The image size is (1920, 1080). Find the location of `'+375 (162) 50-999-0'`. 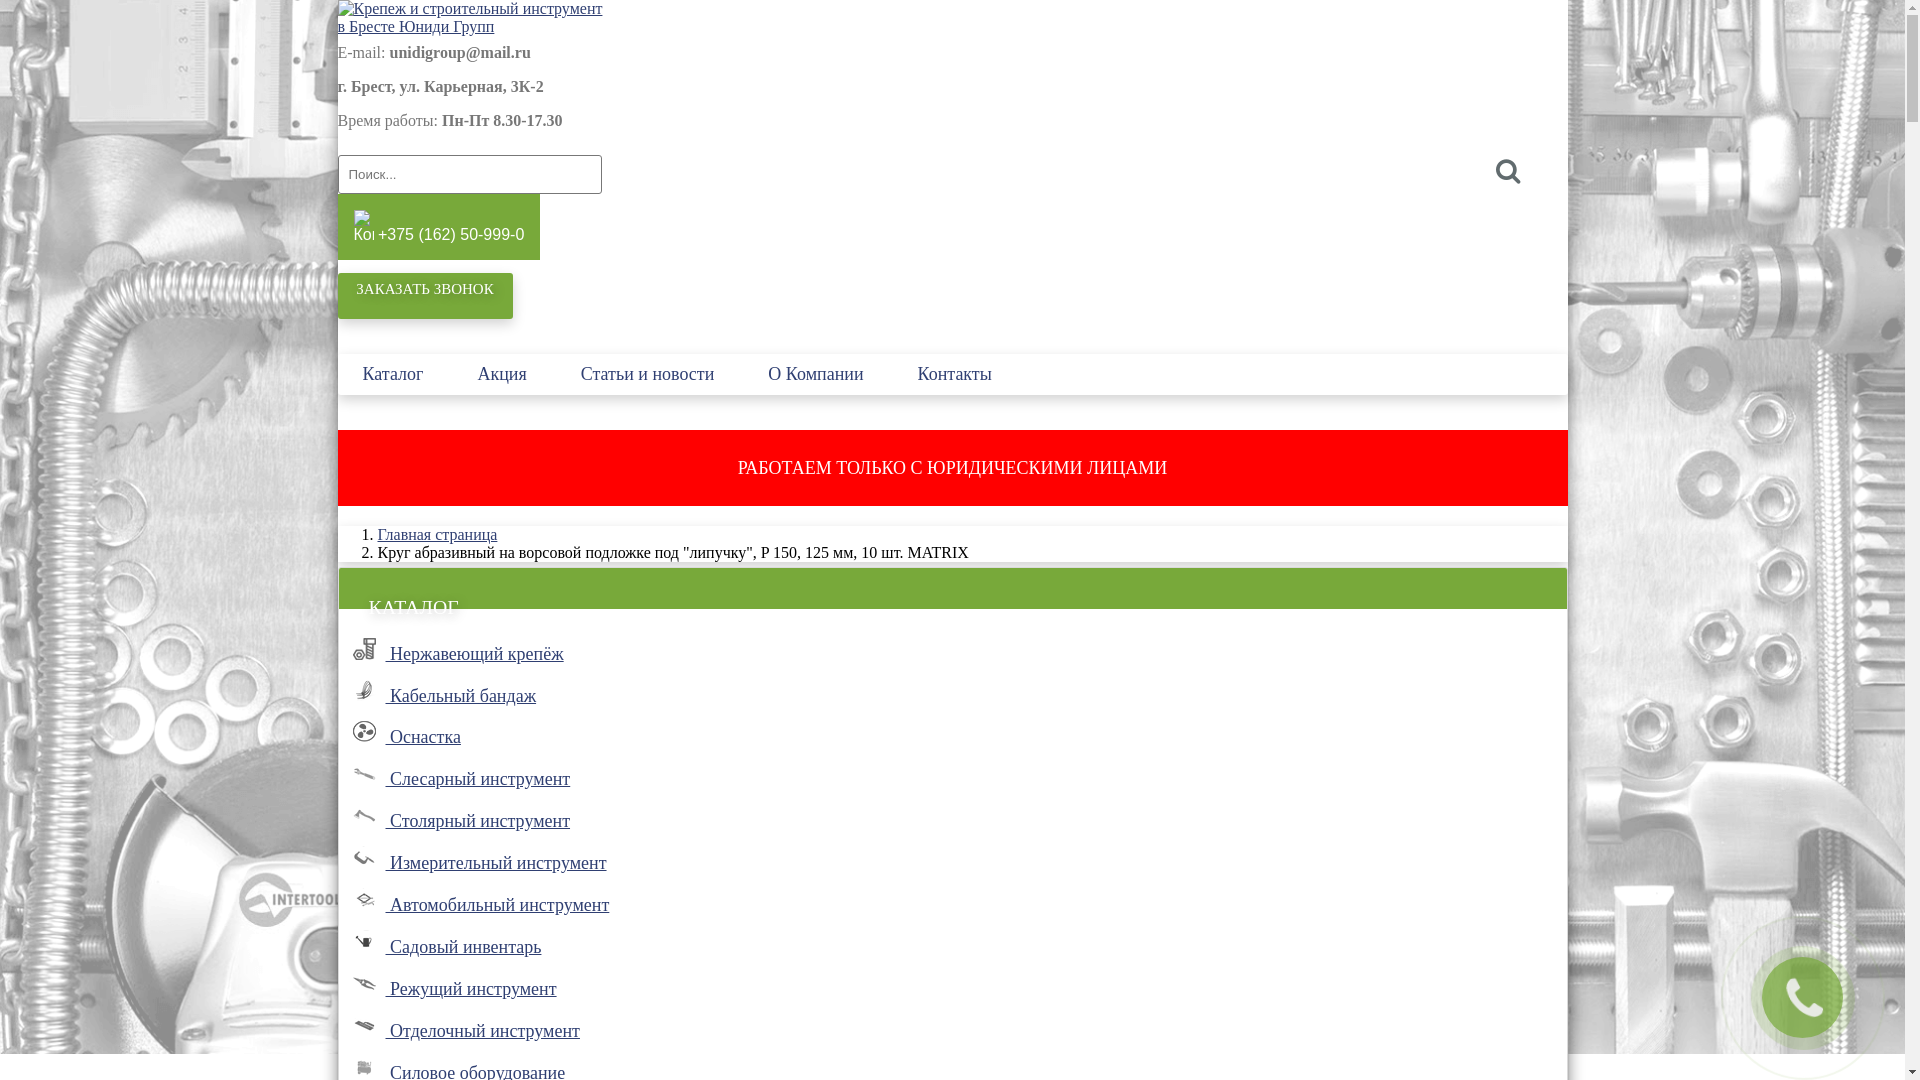

'+375 (162) 50-999-0' is located at coordinates (438, 226).